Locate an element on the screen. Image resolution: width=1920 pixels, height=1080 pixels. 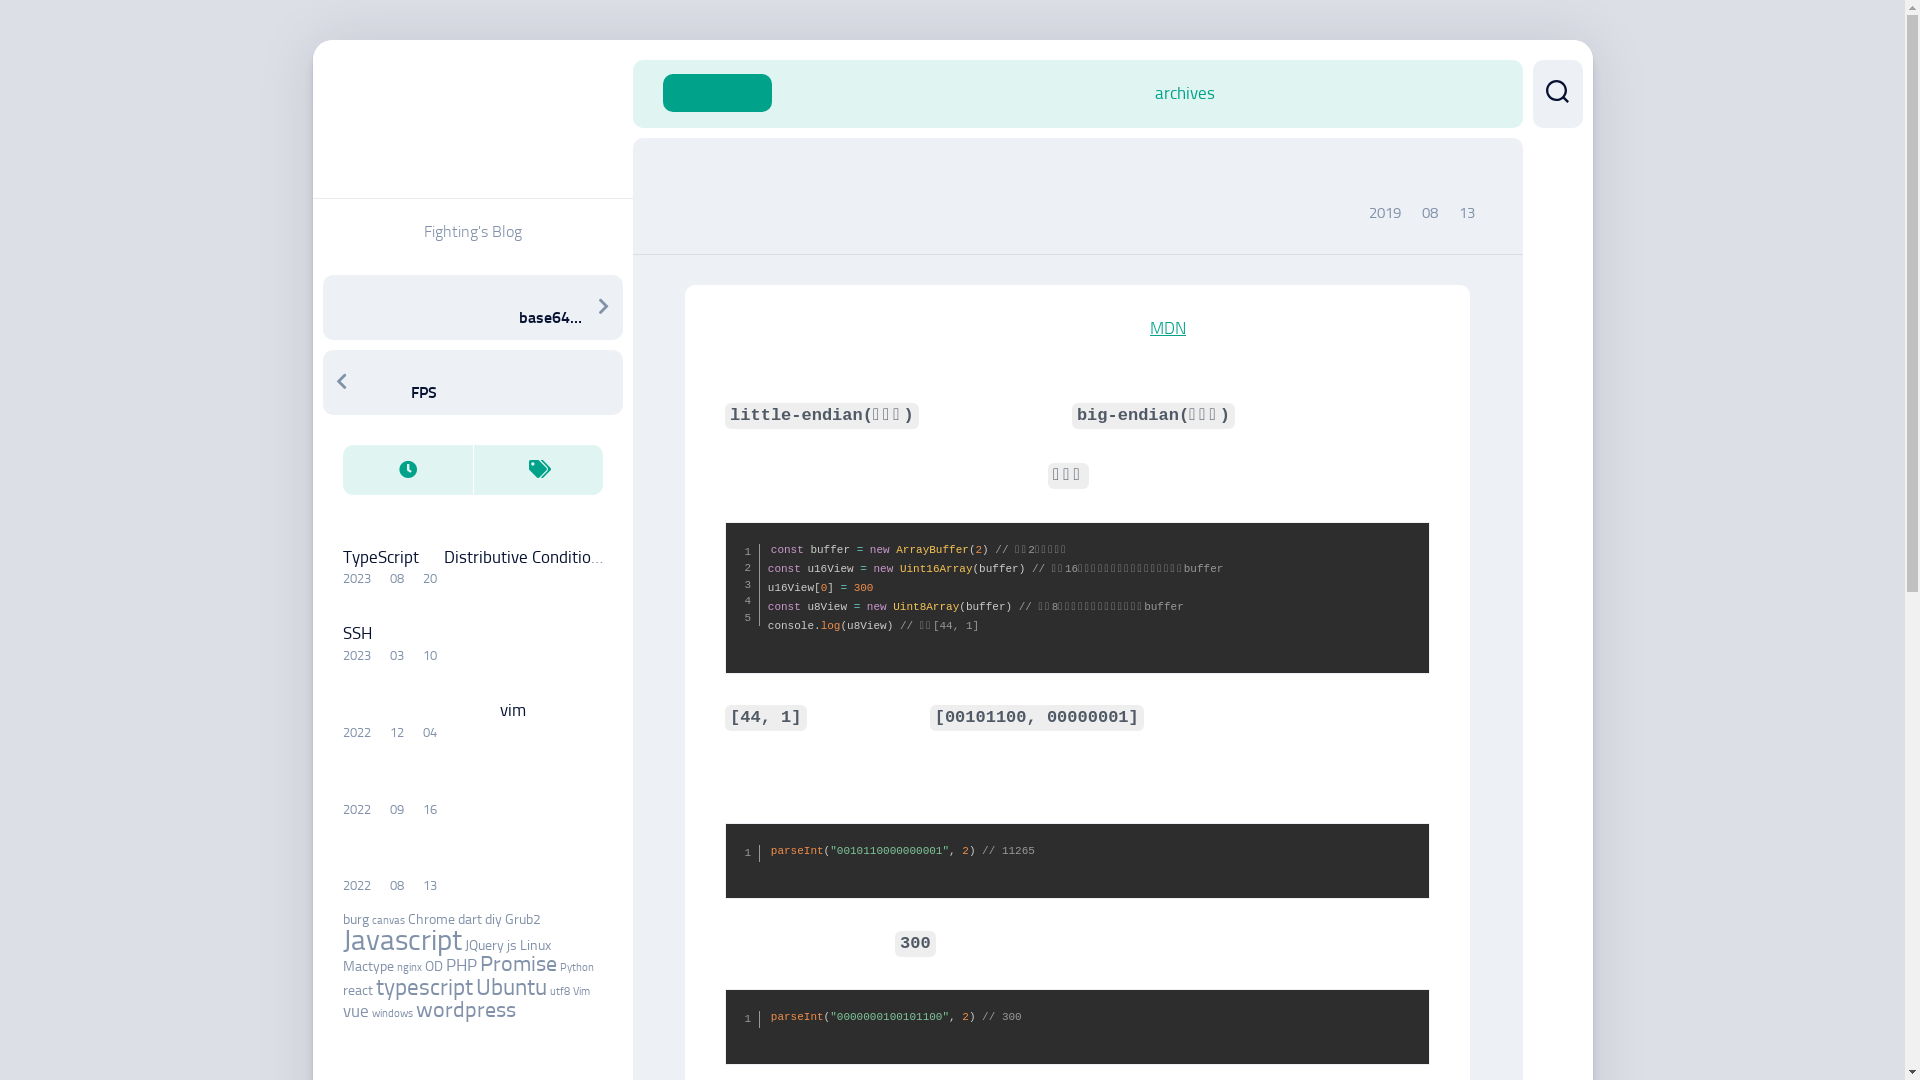
'JQuery' is located at coordinates (483, 945).